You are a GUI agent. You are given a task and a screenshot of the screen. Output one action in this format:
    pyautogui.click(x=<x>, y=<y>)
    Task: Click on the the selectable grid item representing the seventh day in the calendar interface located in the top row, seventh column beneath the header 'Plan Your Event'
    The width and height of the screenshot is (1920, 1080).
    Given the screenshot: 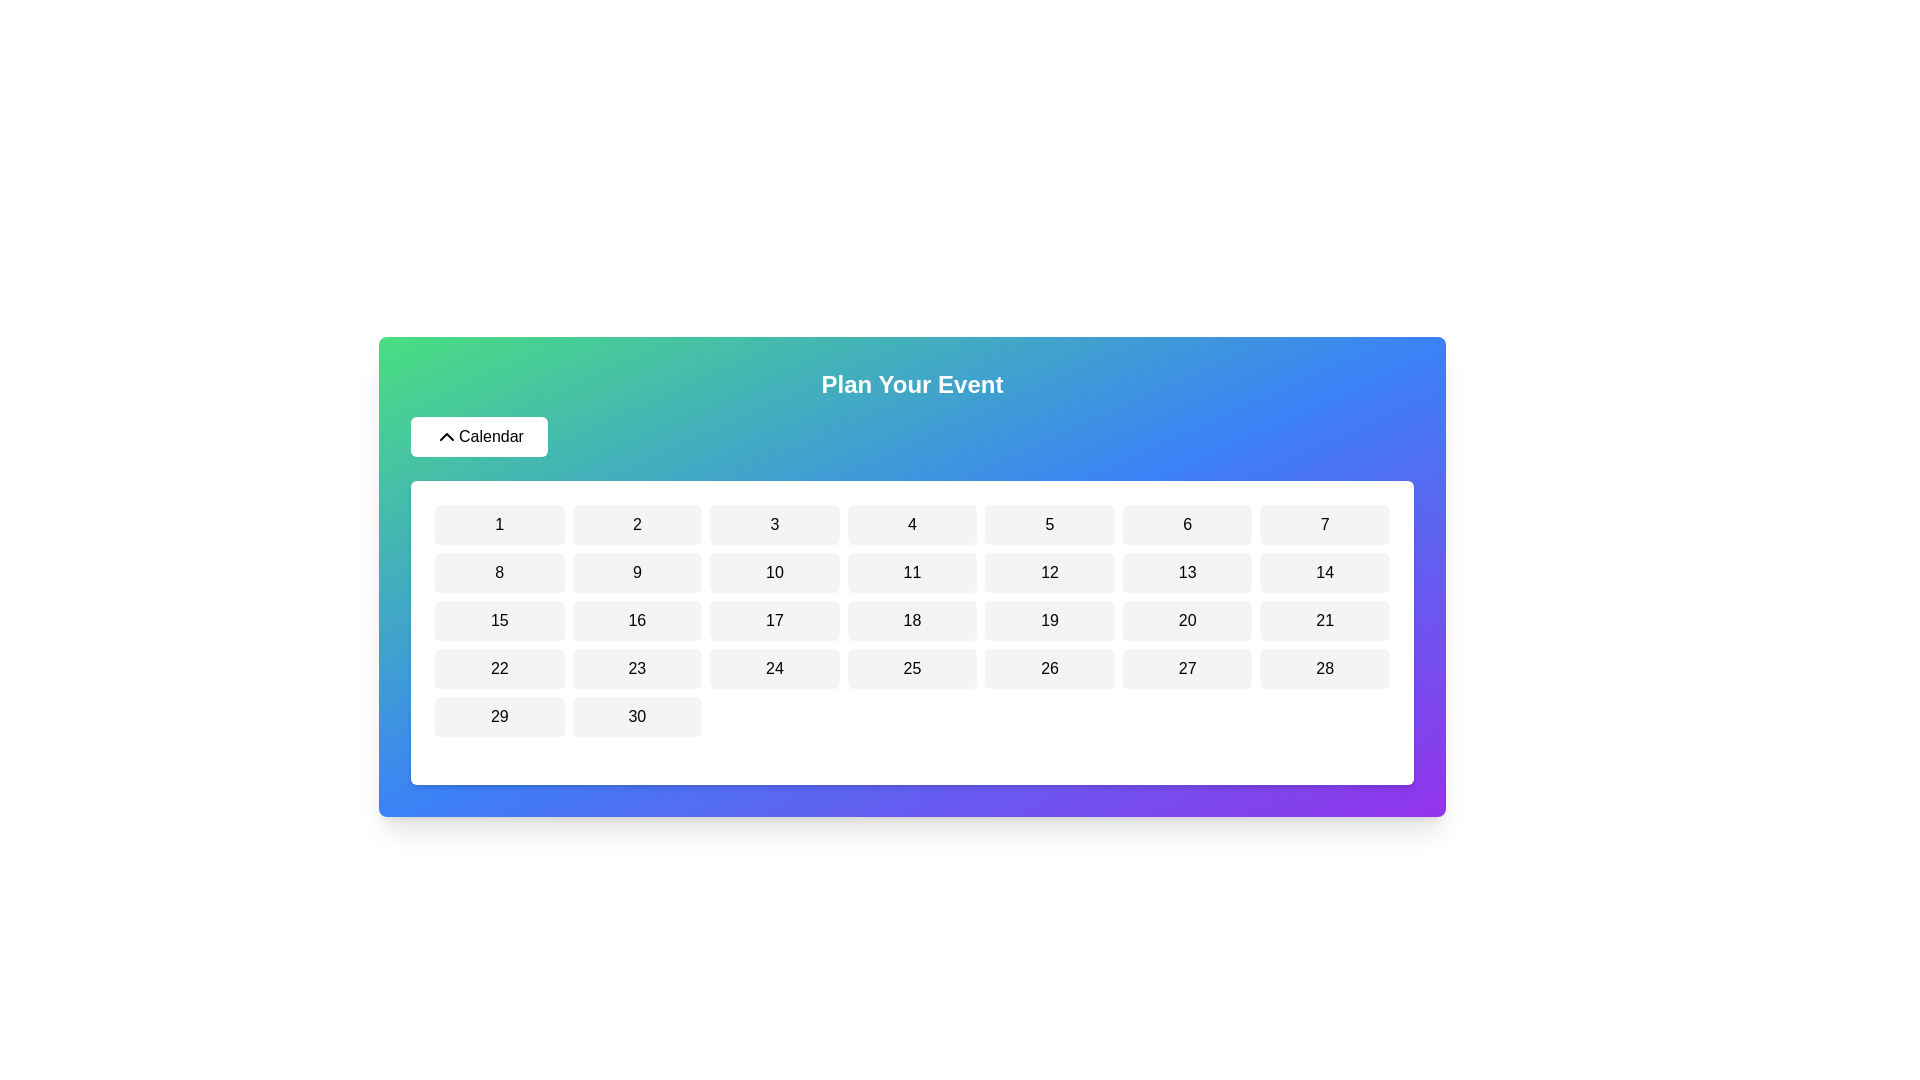 What is the action you would take?
    pyautogui.click(x=1325, y=523)
    